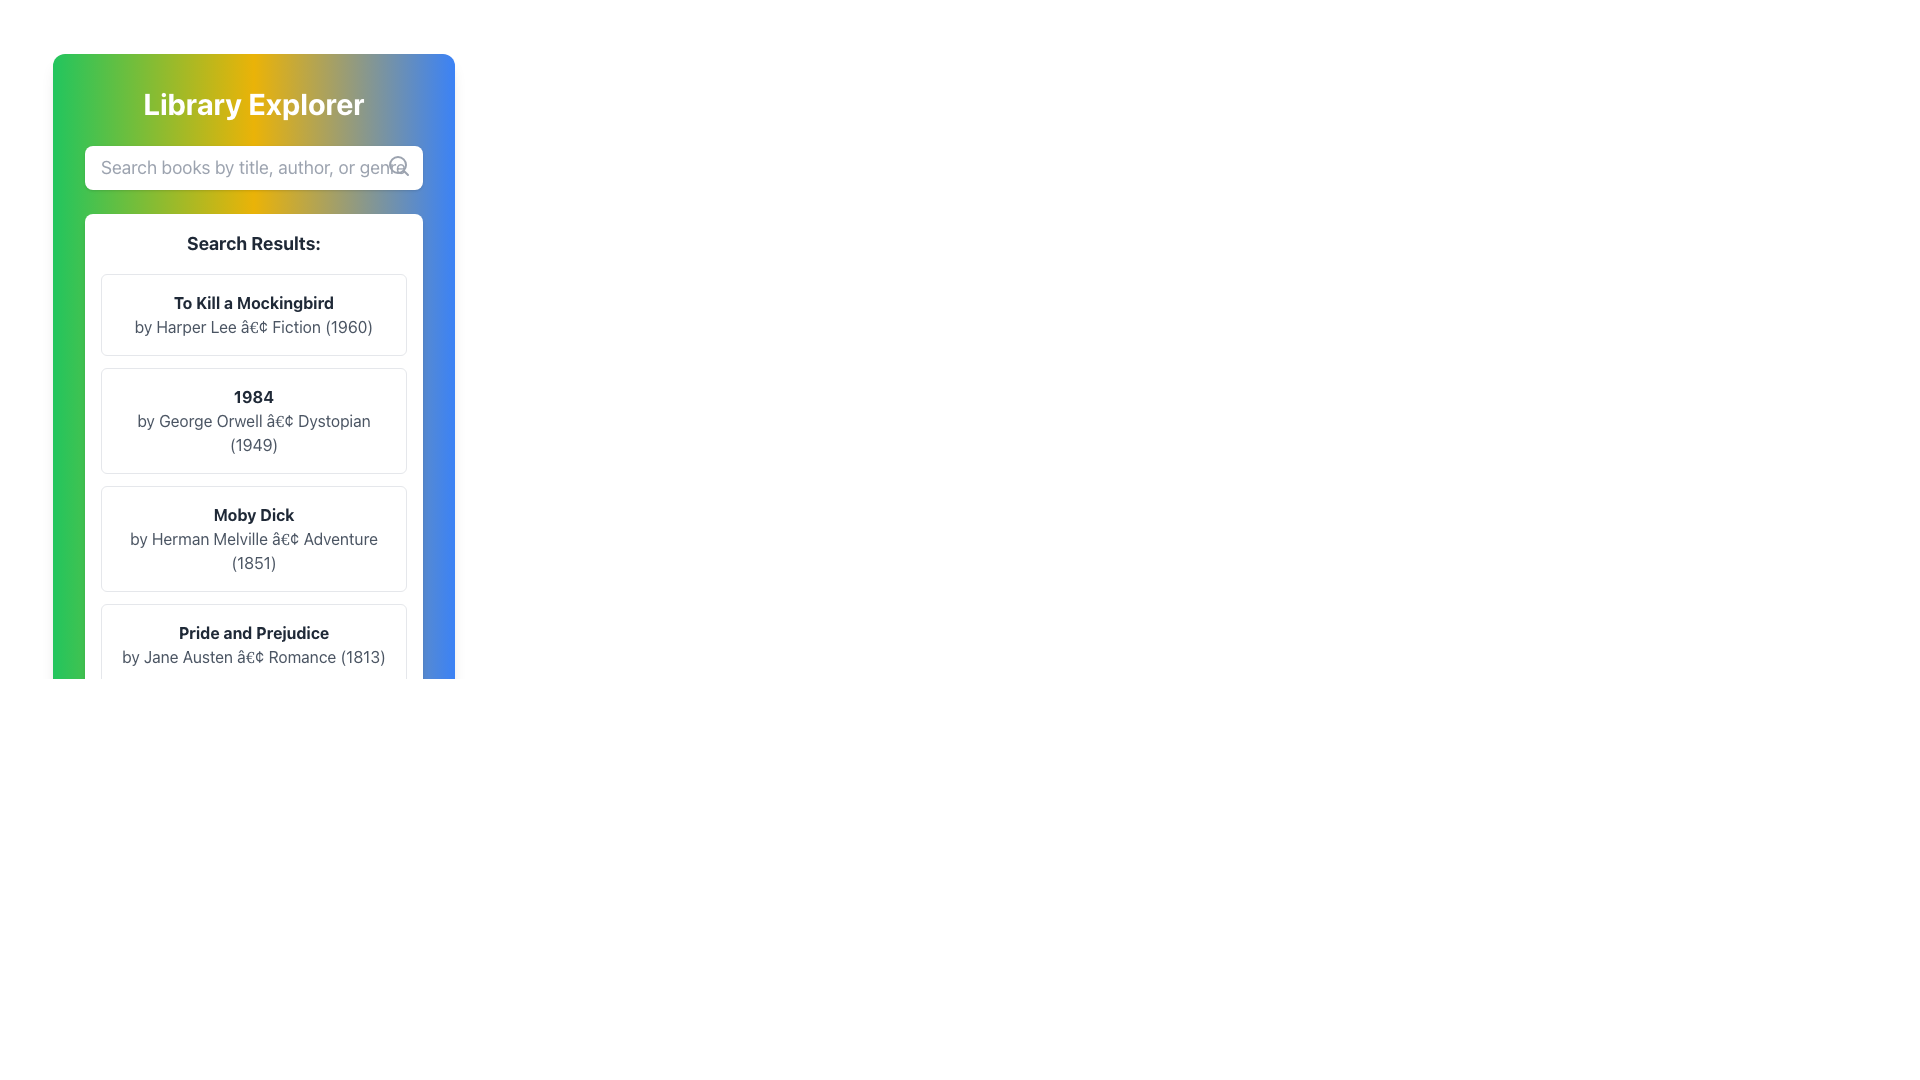 The height and width of the screenshot is (1080, 1920). Describe the element at coordinates (253, 167) in the screenshot. I see `the Text Input Field for searching books, located below the 'Library Explorer' title` at that location.